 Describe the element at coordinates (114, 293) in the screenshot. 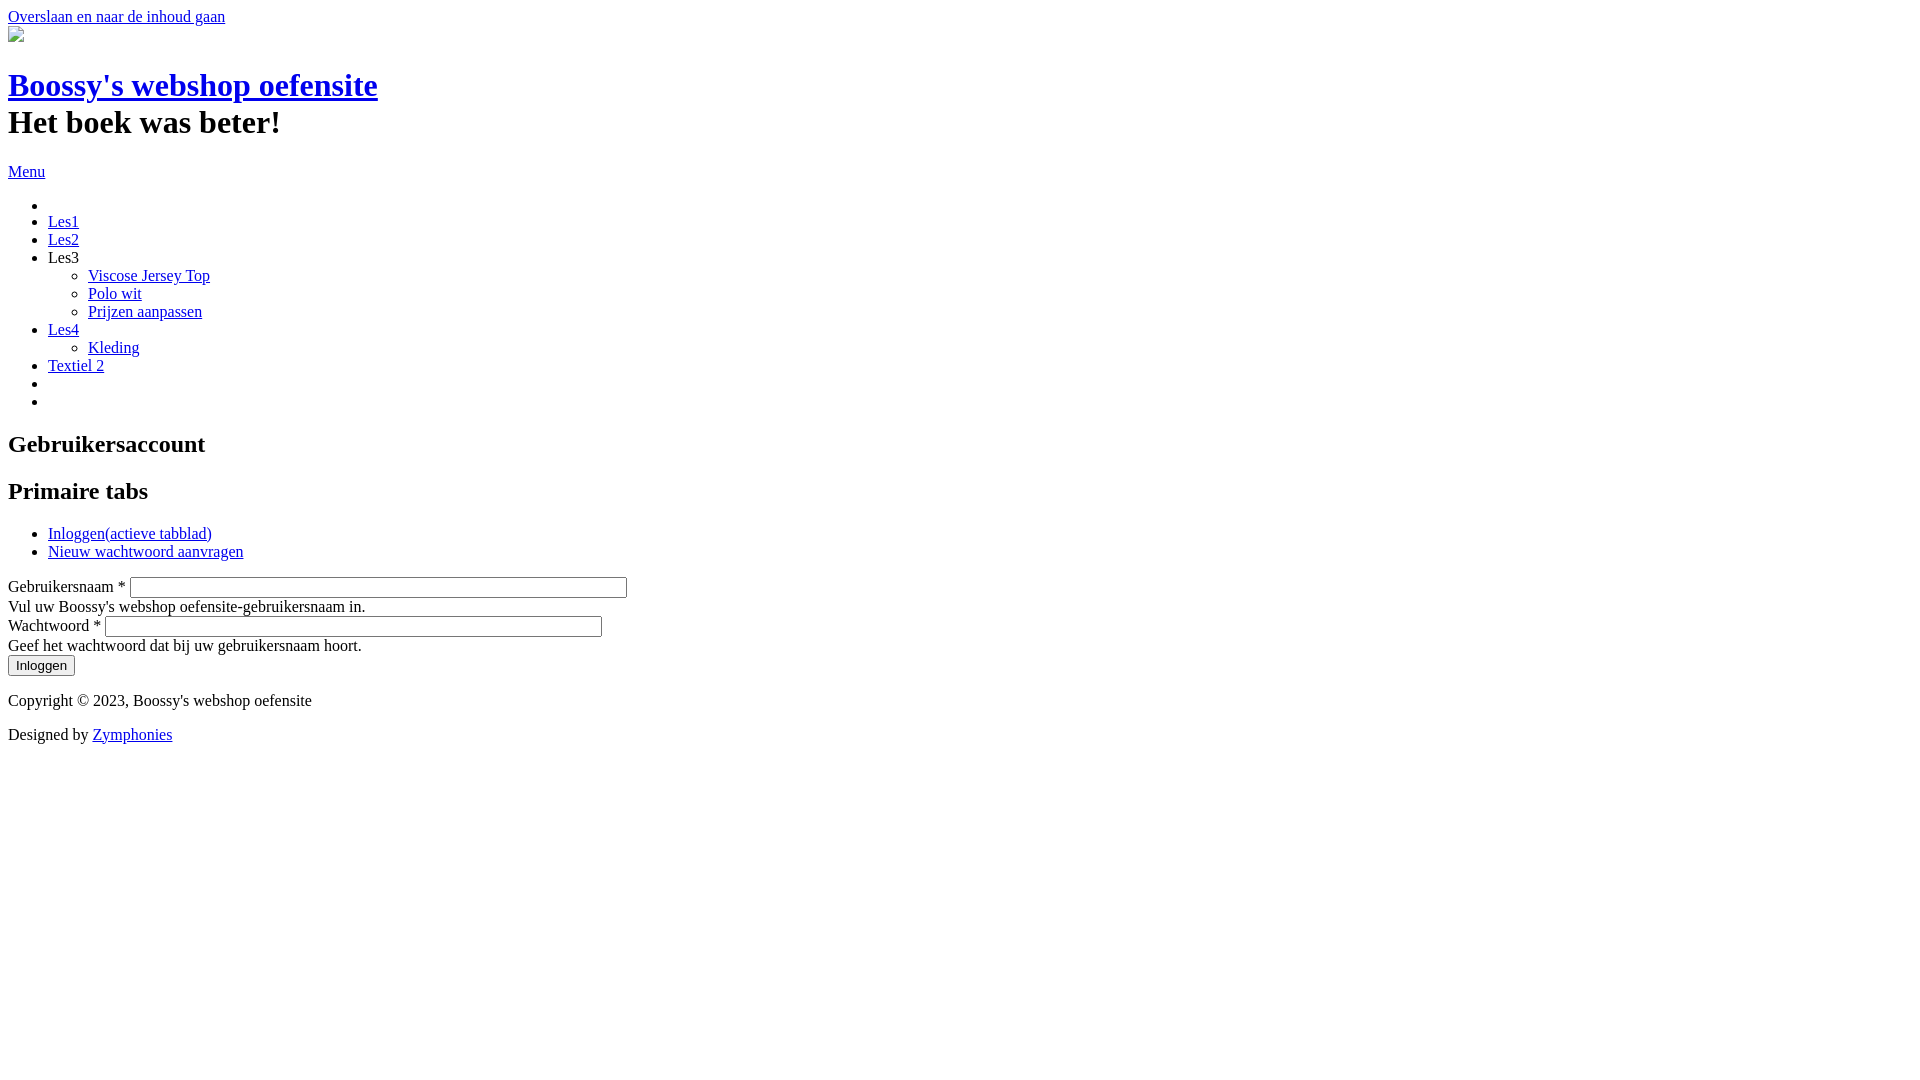

I see `'Polo wit'` at that location.